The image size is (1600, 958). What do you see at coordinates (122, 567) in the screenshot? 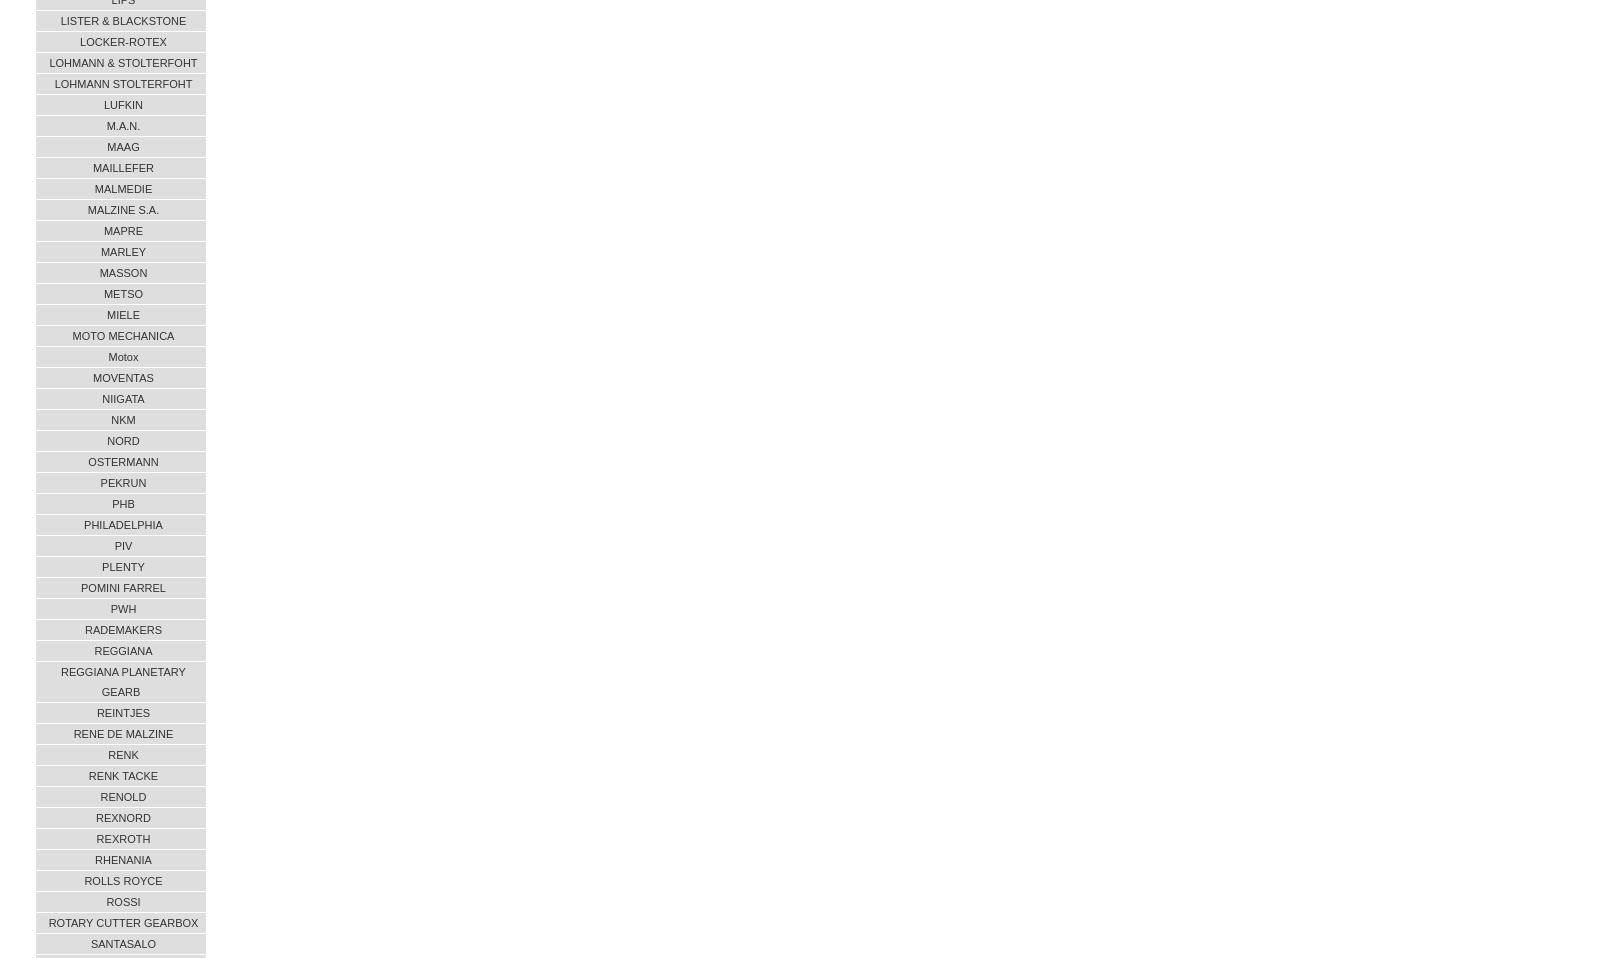
I see `'PLENTY'` at bounding box center [122, 567].